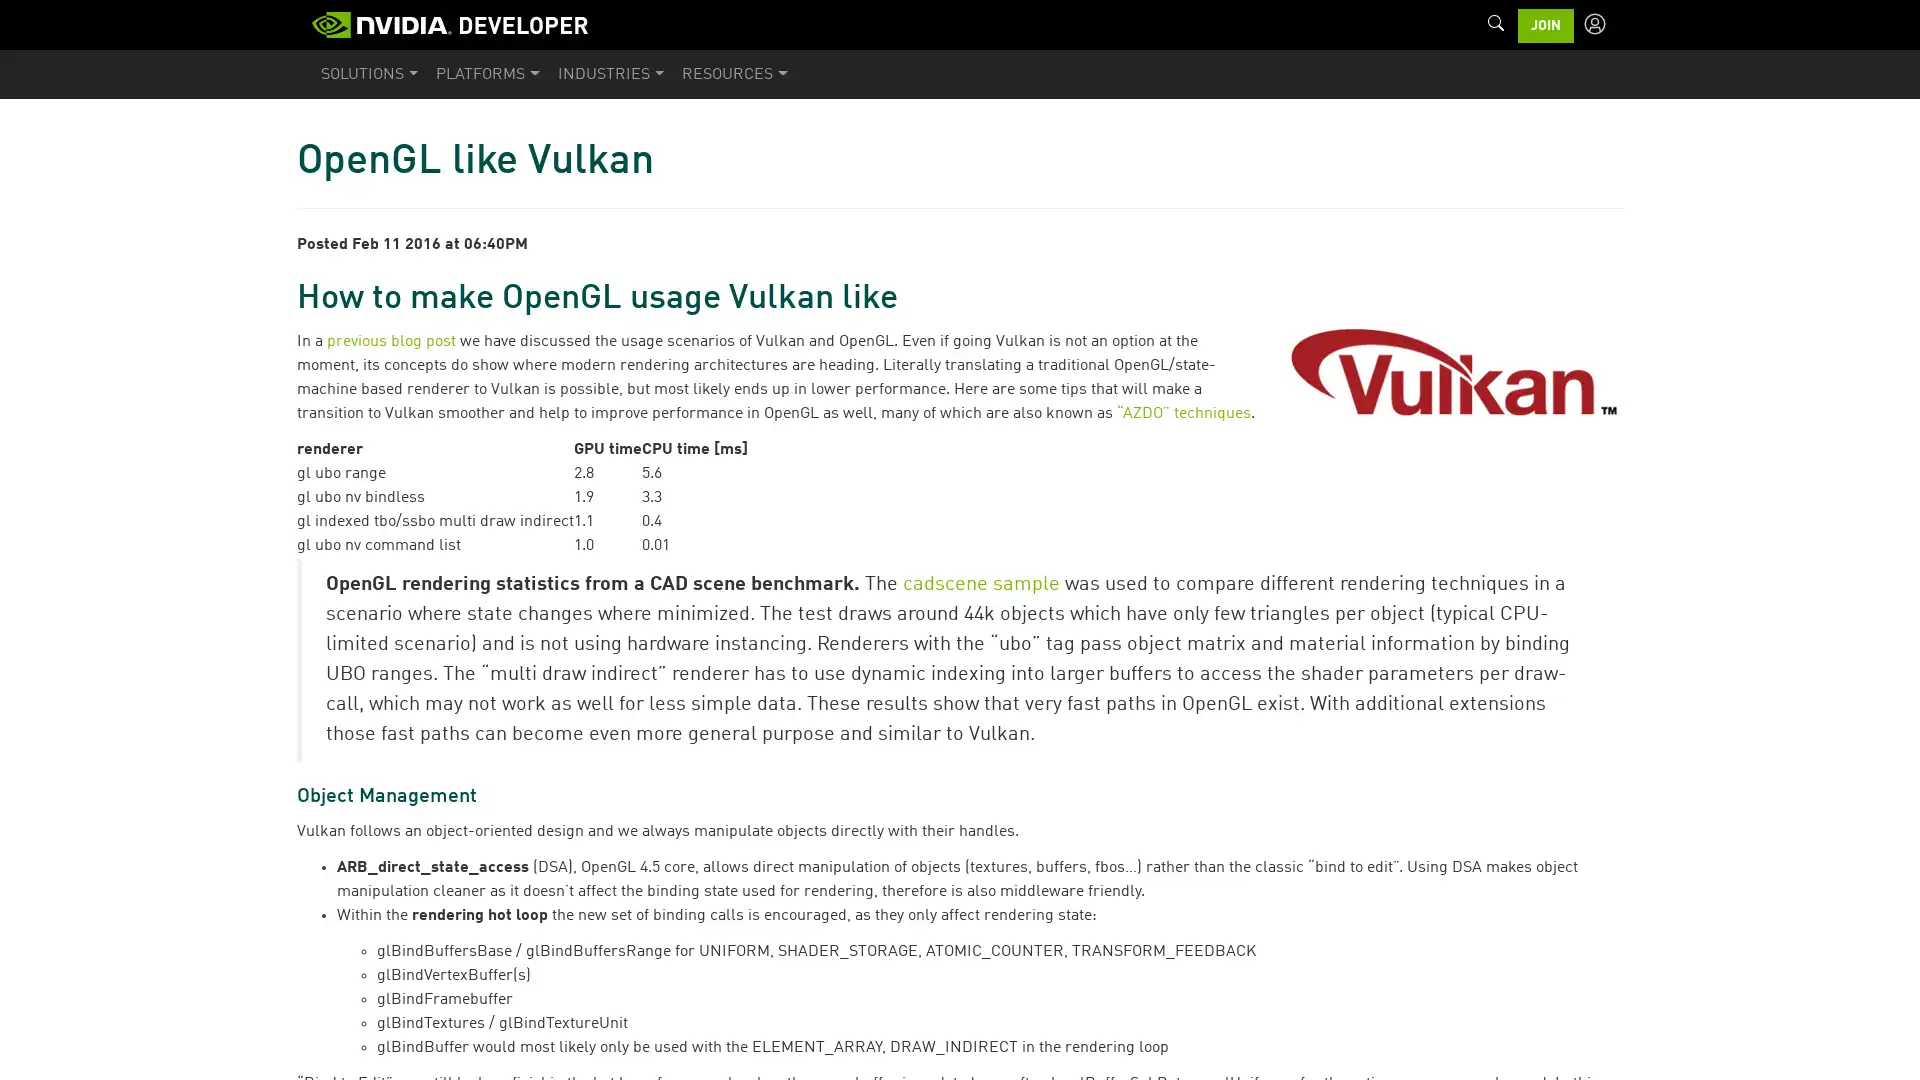 Image resolution: width=1920 pixels, height=1080 pixels. I want to click on PLATFORMS, so click(487, 73).